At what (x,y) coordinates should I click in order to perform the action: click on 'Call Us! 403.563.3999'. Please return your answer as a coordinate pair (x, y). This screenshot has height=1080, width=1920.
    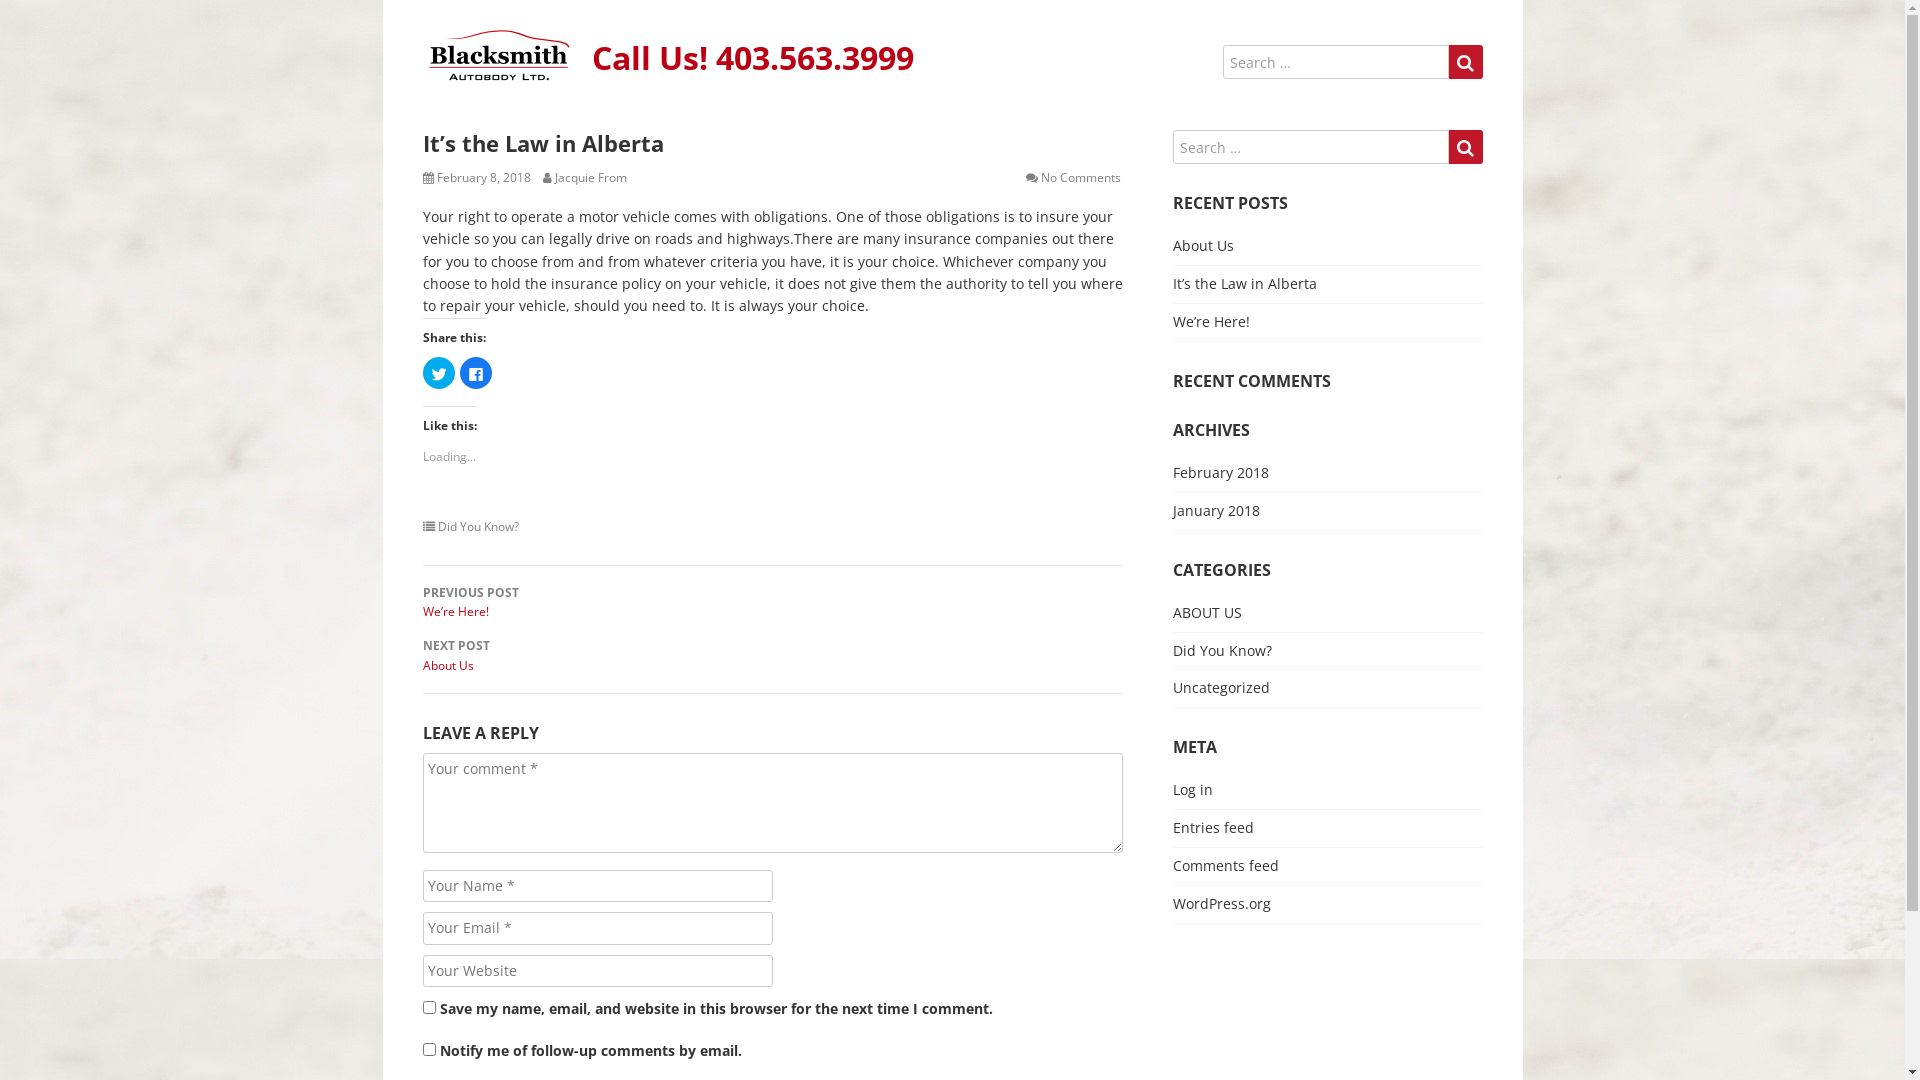
    Looking at the image, I should click on (752, 56).